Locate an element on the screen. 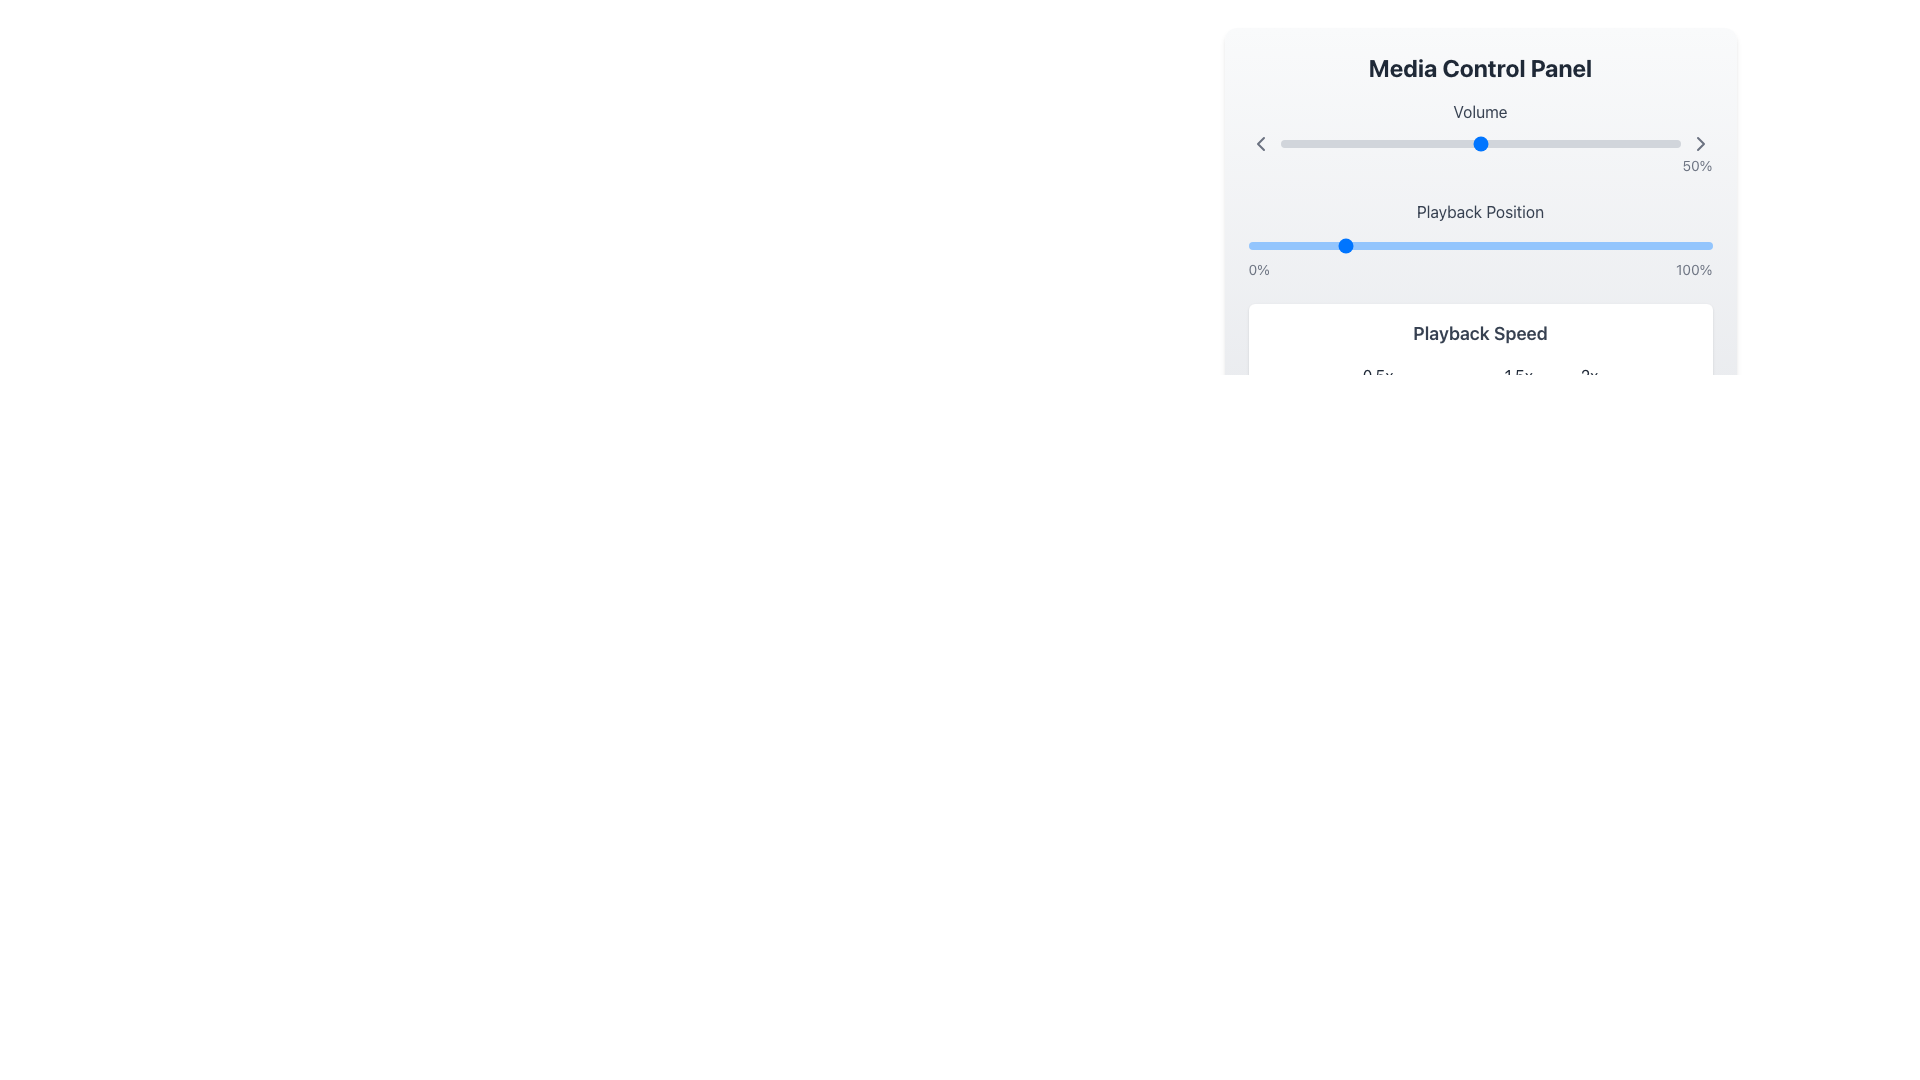 The width and height of the screenshot is (1920, 1080). the playback position is located at coordinates (1517, 245).